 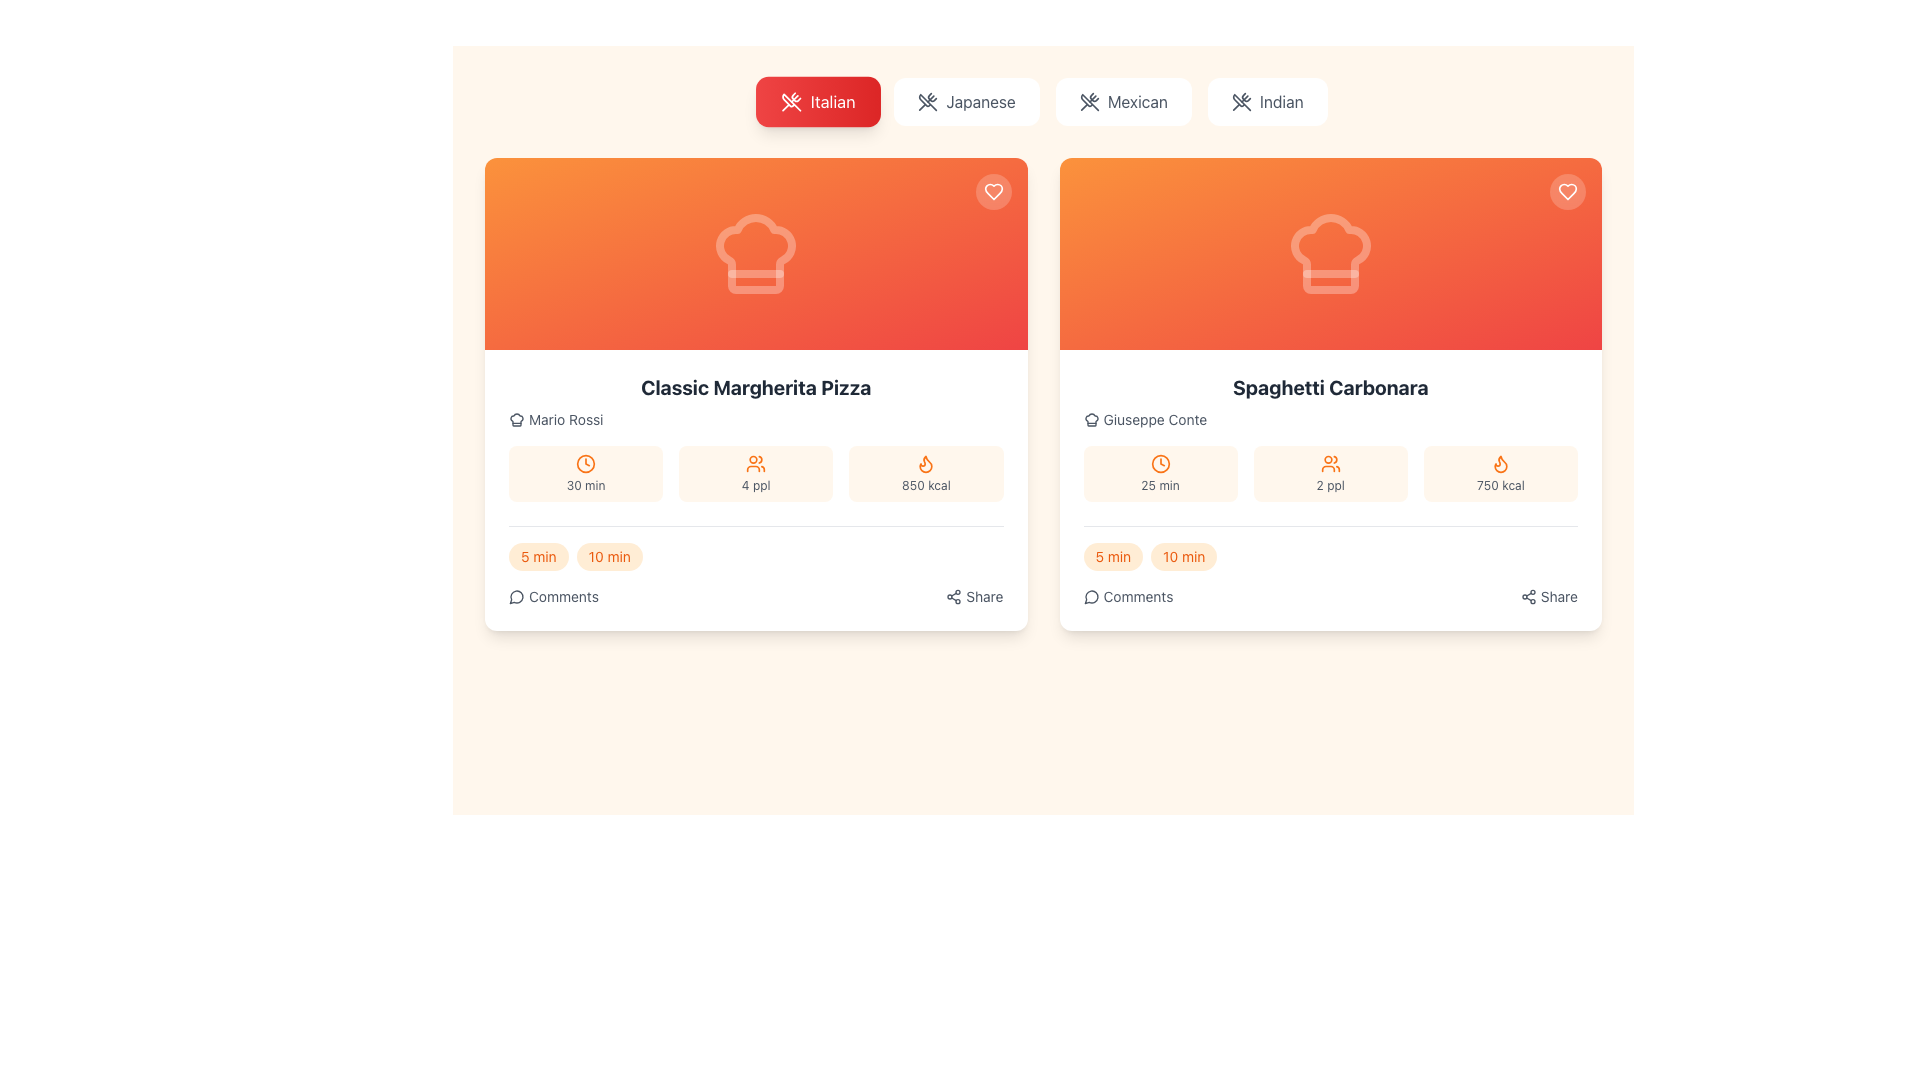 I want to click on the pill-shaped button containing an icon of crossed utensils and the text 'Japanese', so click(x=967, y=101).